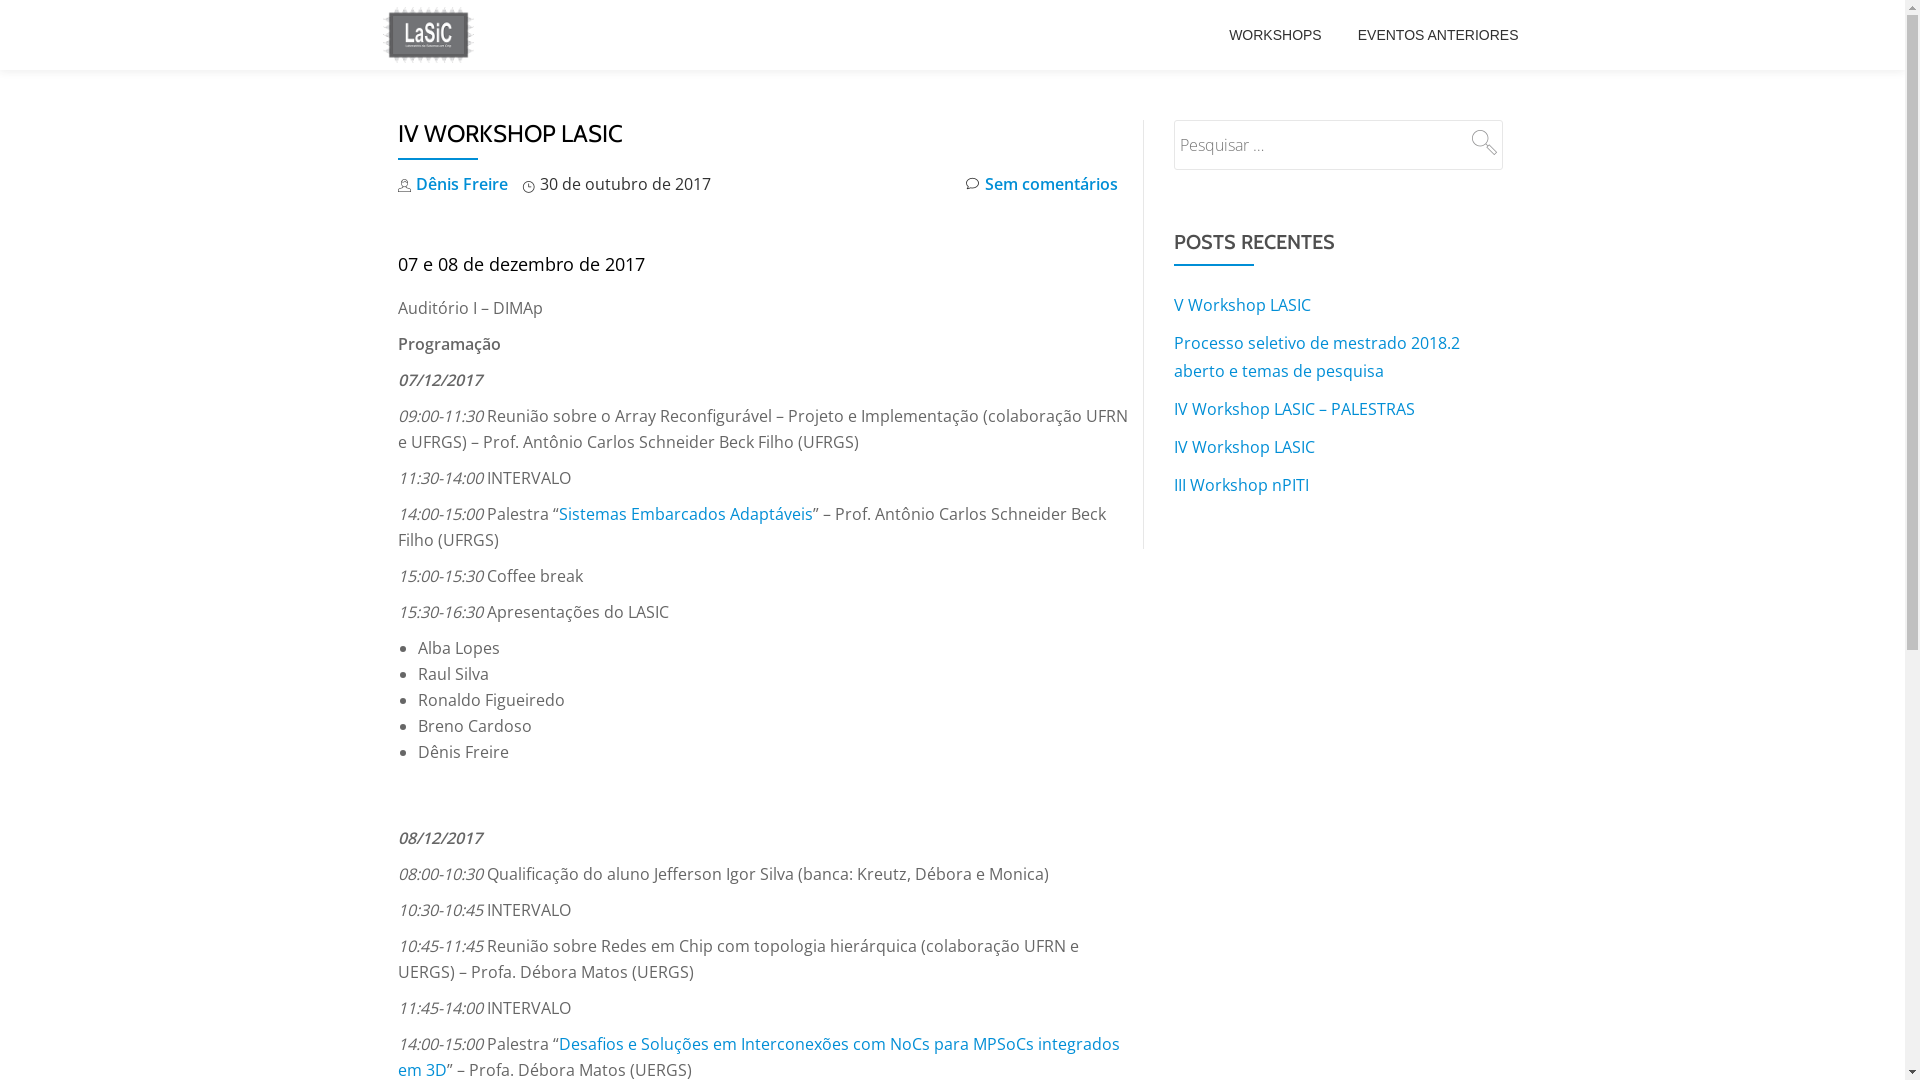 The width and height of the screenshot is (1920, 1080). I want to click on 'Pesquisar', so click(1481, 141).